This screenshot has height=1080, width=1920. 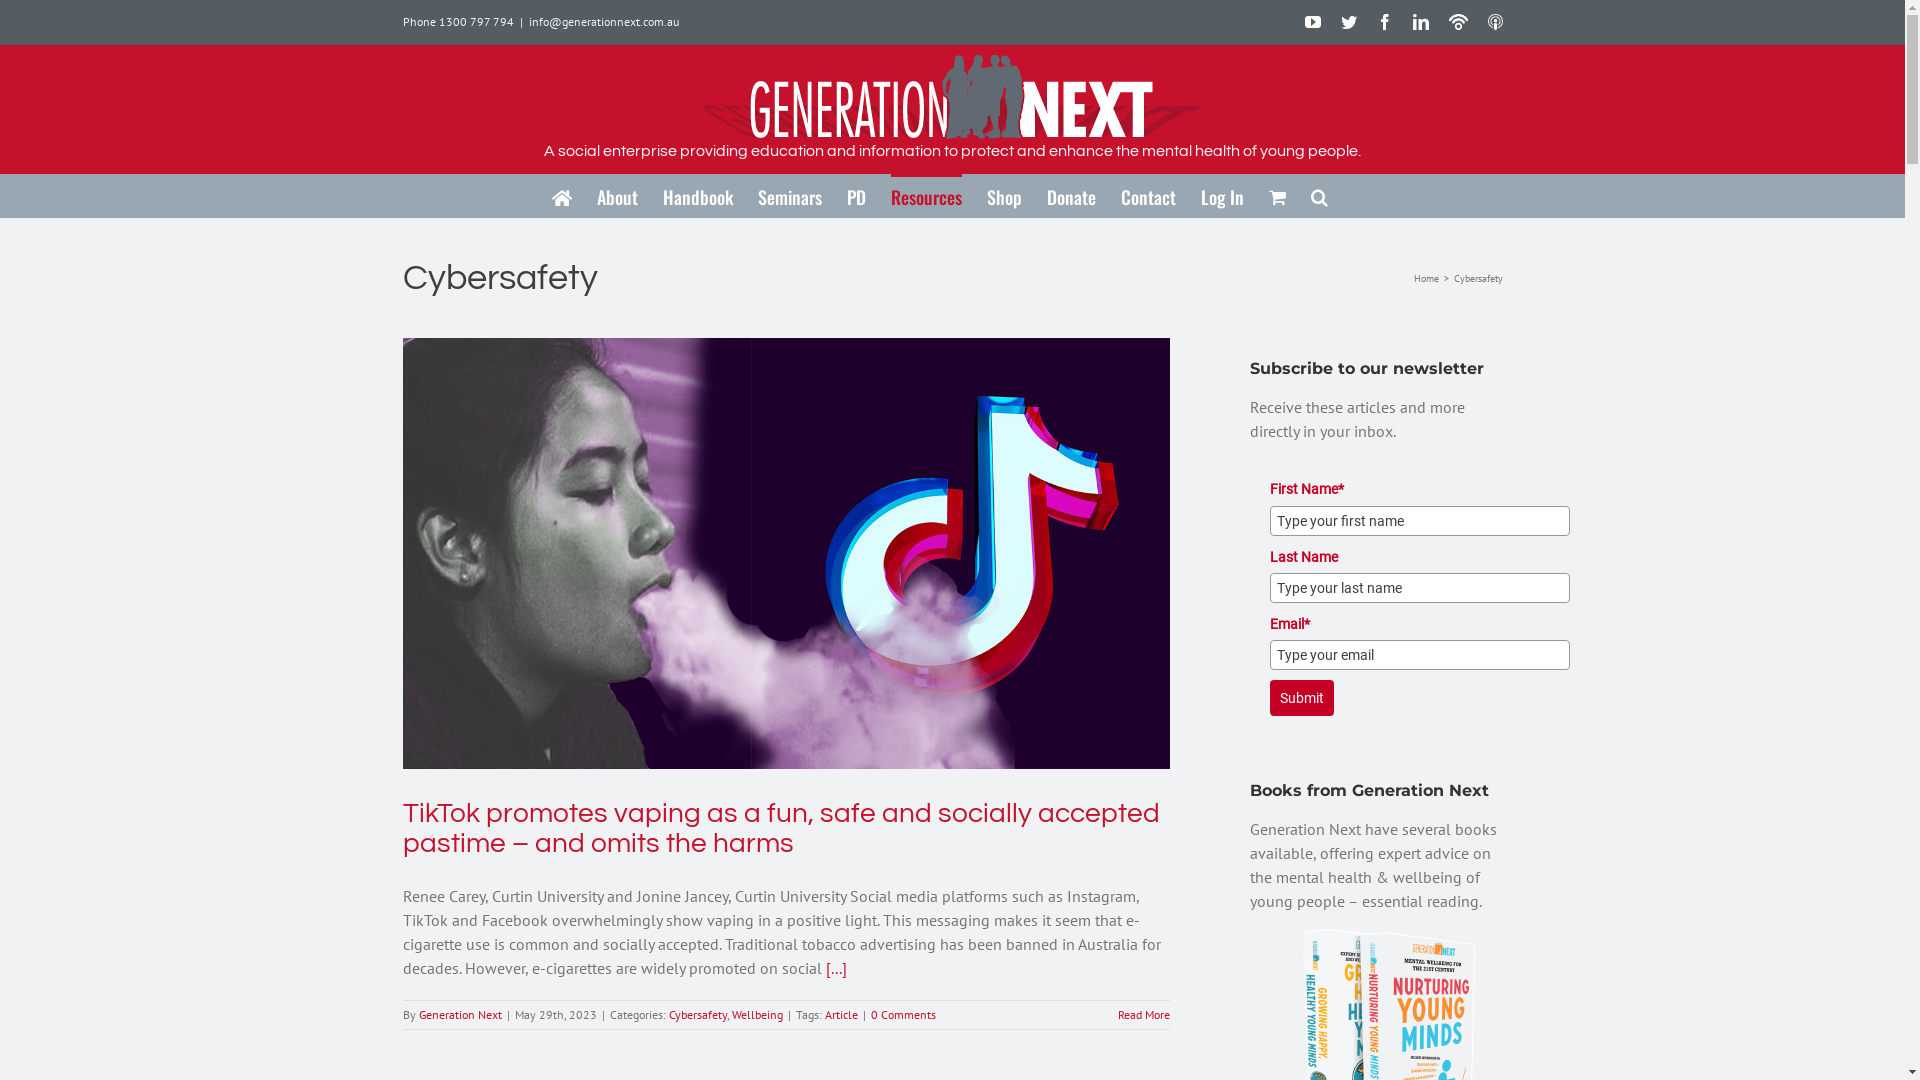 I want to click on 'Twitter', so click(x=1340, y=22).